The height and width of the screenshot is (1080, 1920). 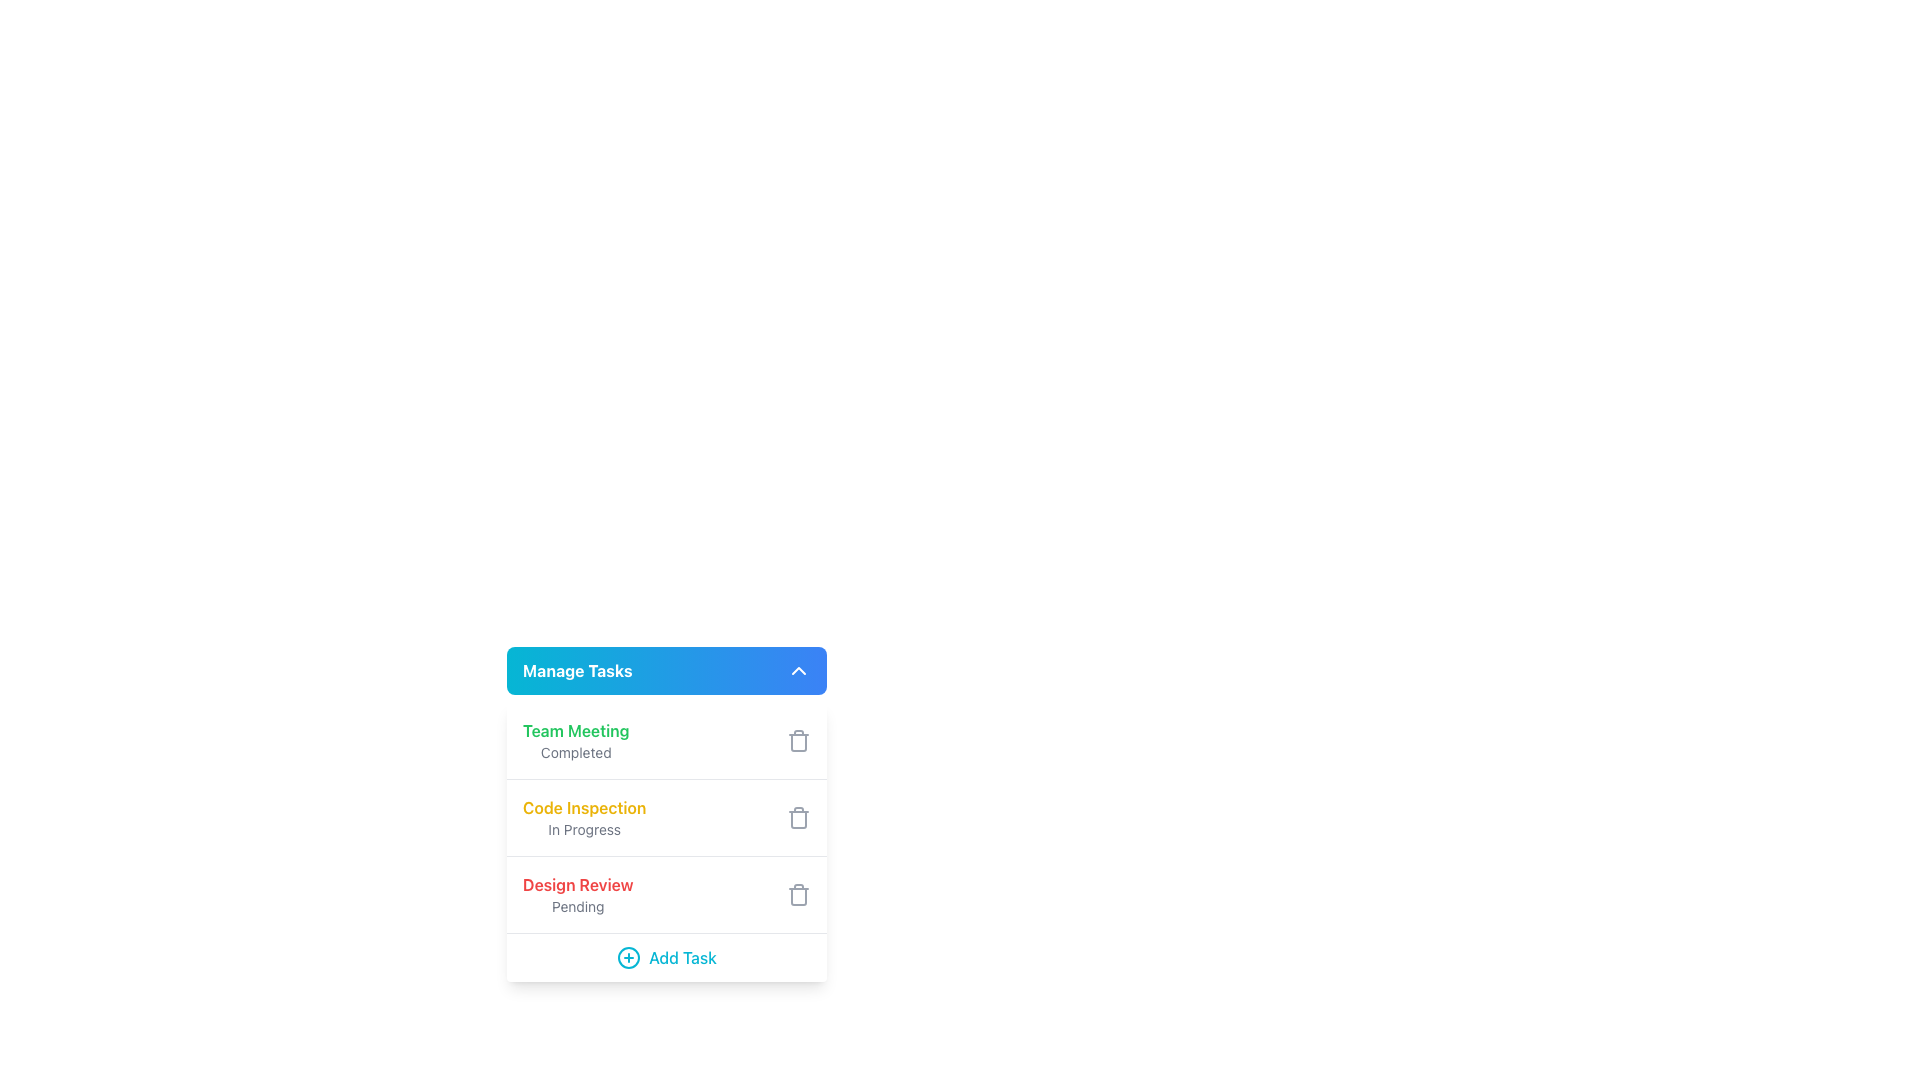 I want to click on the circular '+' icon located to the left of the 'Add Task' button, which is styled with a cyan stroke and invites users to add a task, so click(x=627, y=956).